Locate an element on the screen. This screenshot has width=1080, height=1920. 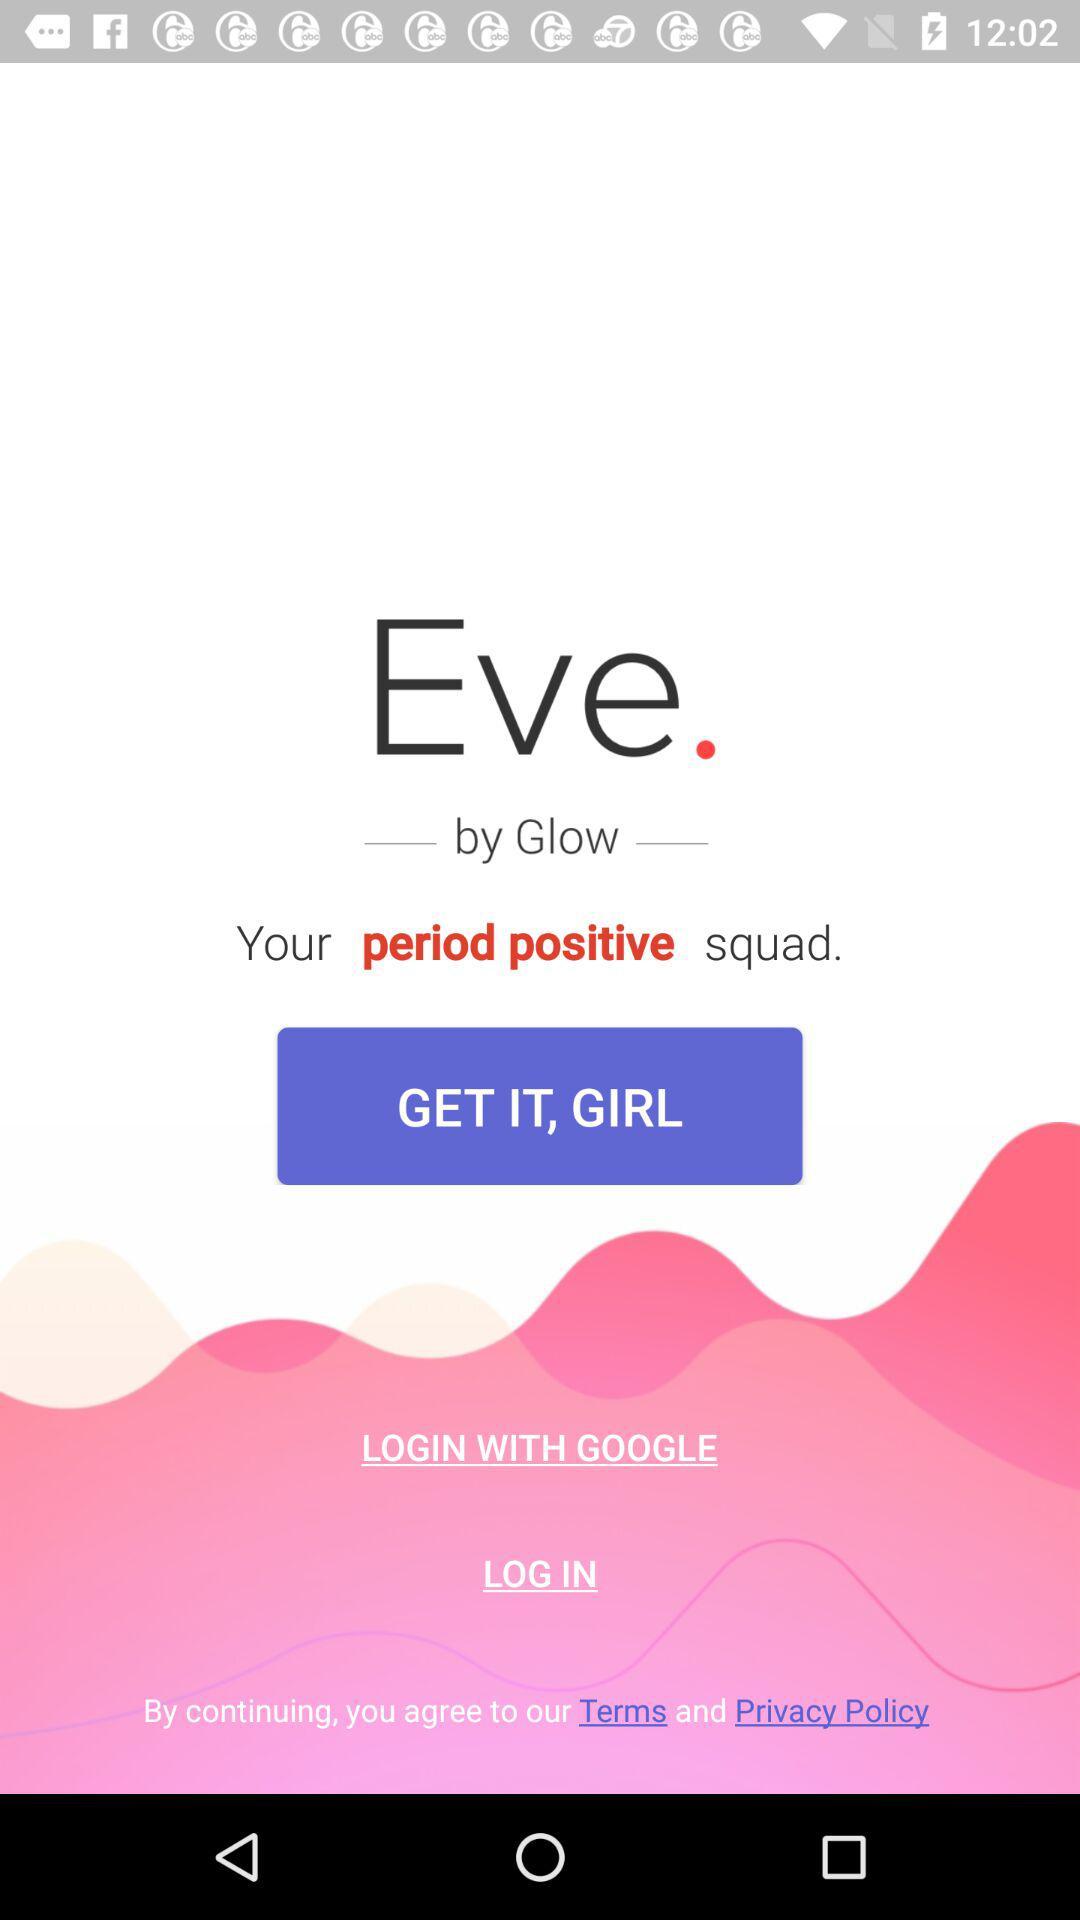
icon above  log in  item is located at coordinates (538, 1446).